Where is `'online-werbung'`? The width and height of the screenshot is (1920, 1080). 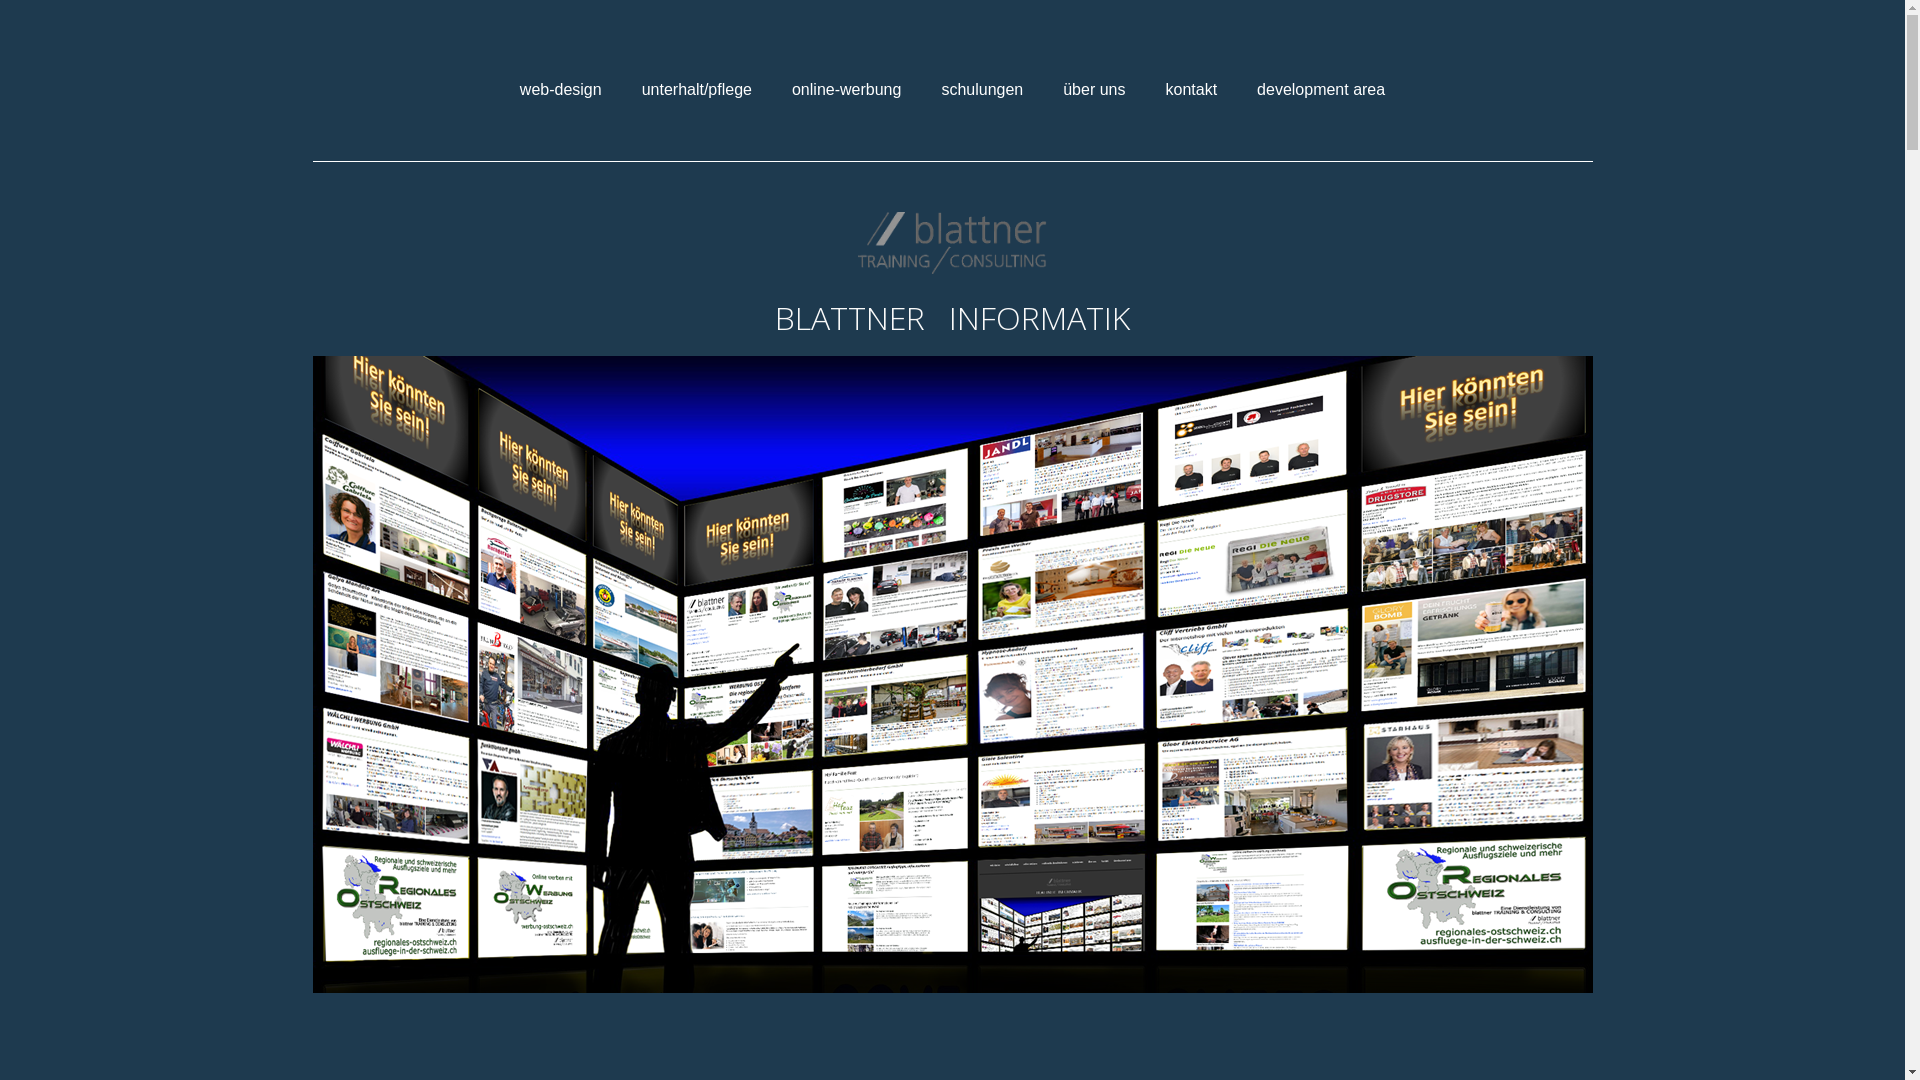 'online-werbung' is located at coordinates (776, 88).